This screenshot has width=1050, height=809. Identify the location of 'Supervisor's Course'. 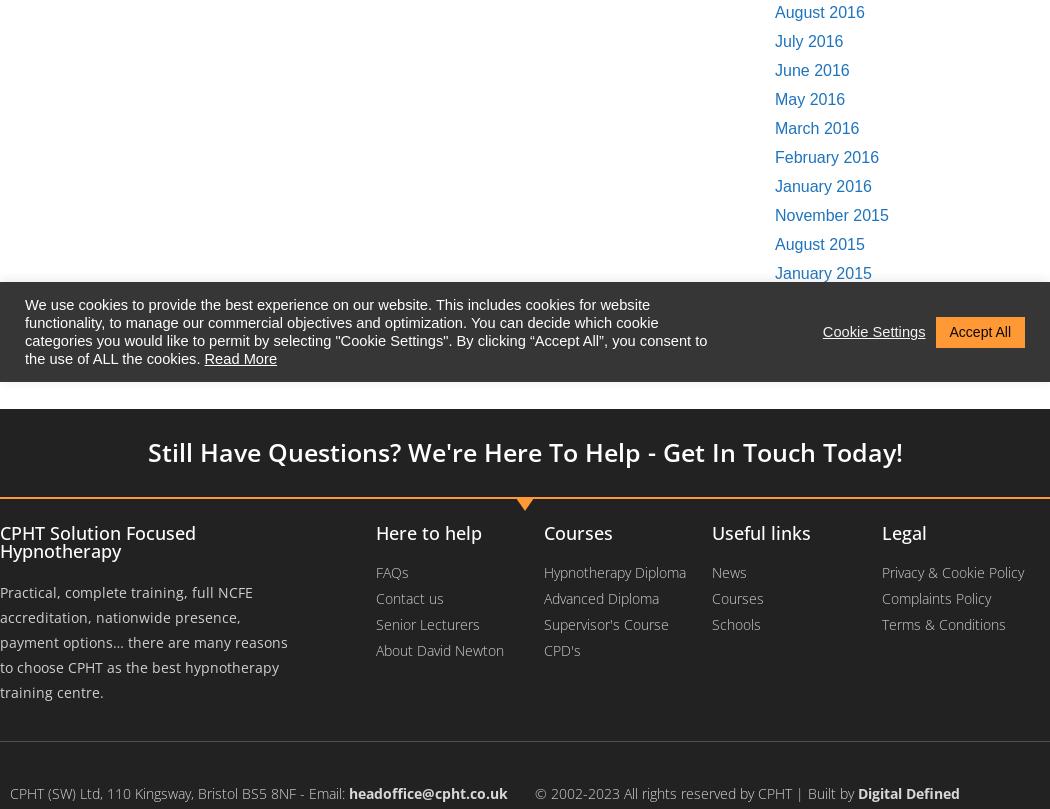
(605, 623).